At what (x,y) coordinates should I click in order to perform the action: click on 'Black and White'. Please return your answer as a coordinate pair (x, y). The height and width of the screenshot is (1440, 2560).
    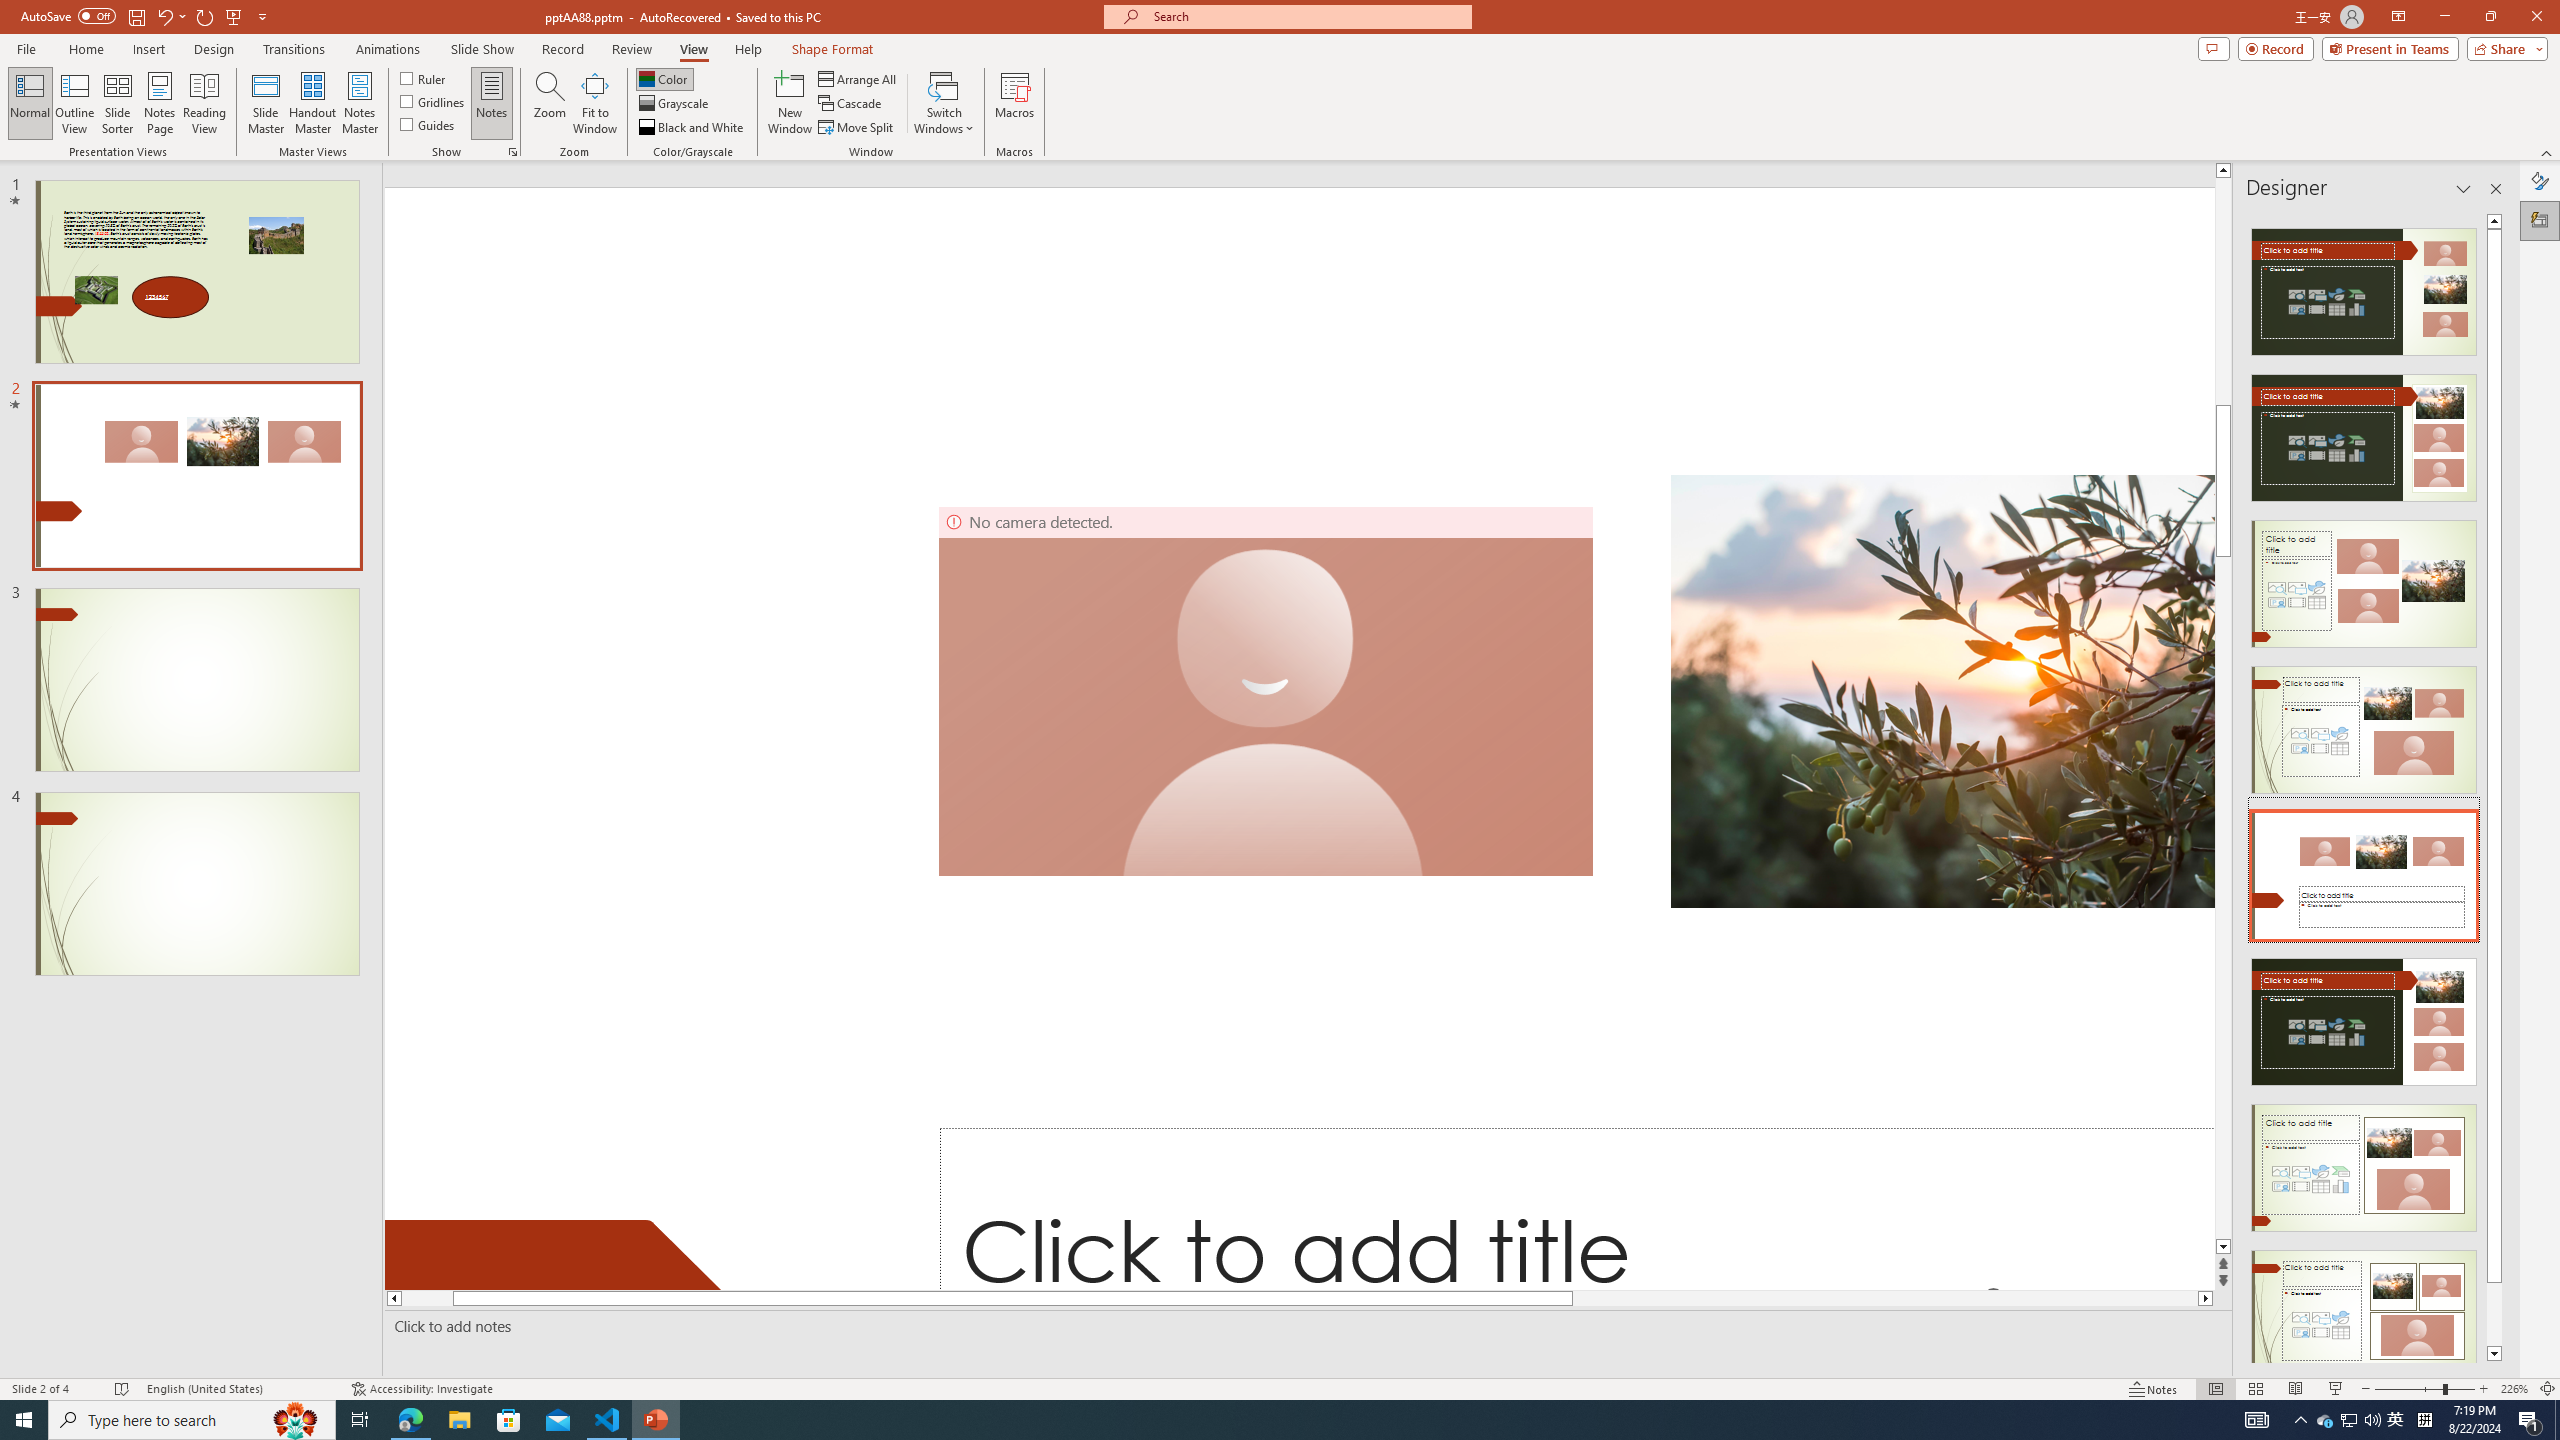
    Looking at the image, I should click on (692, 127).